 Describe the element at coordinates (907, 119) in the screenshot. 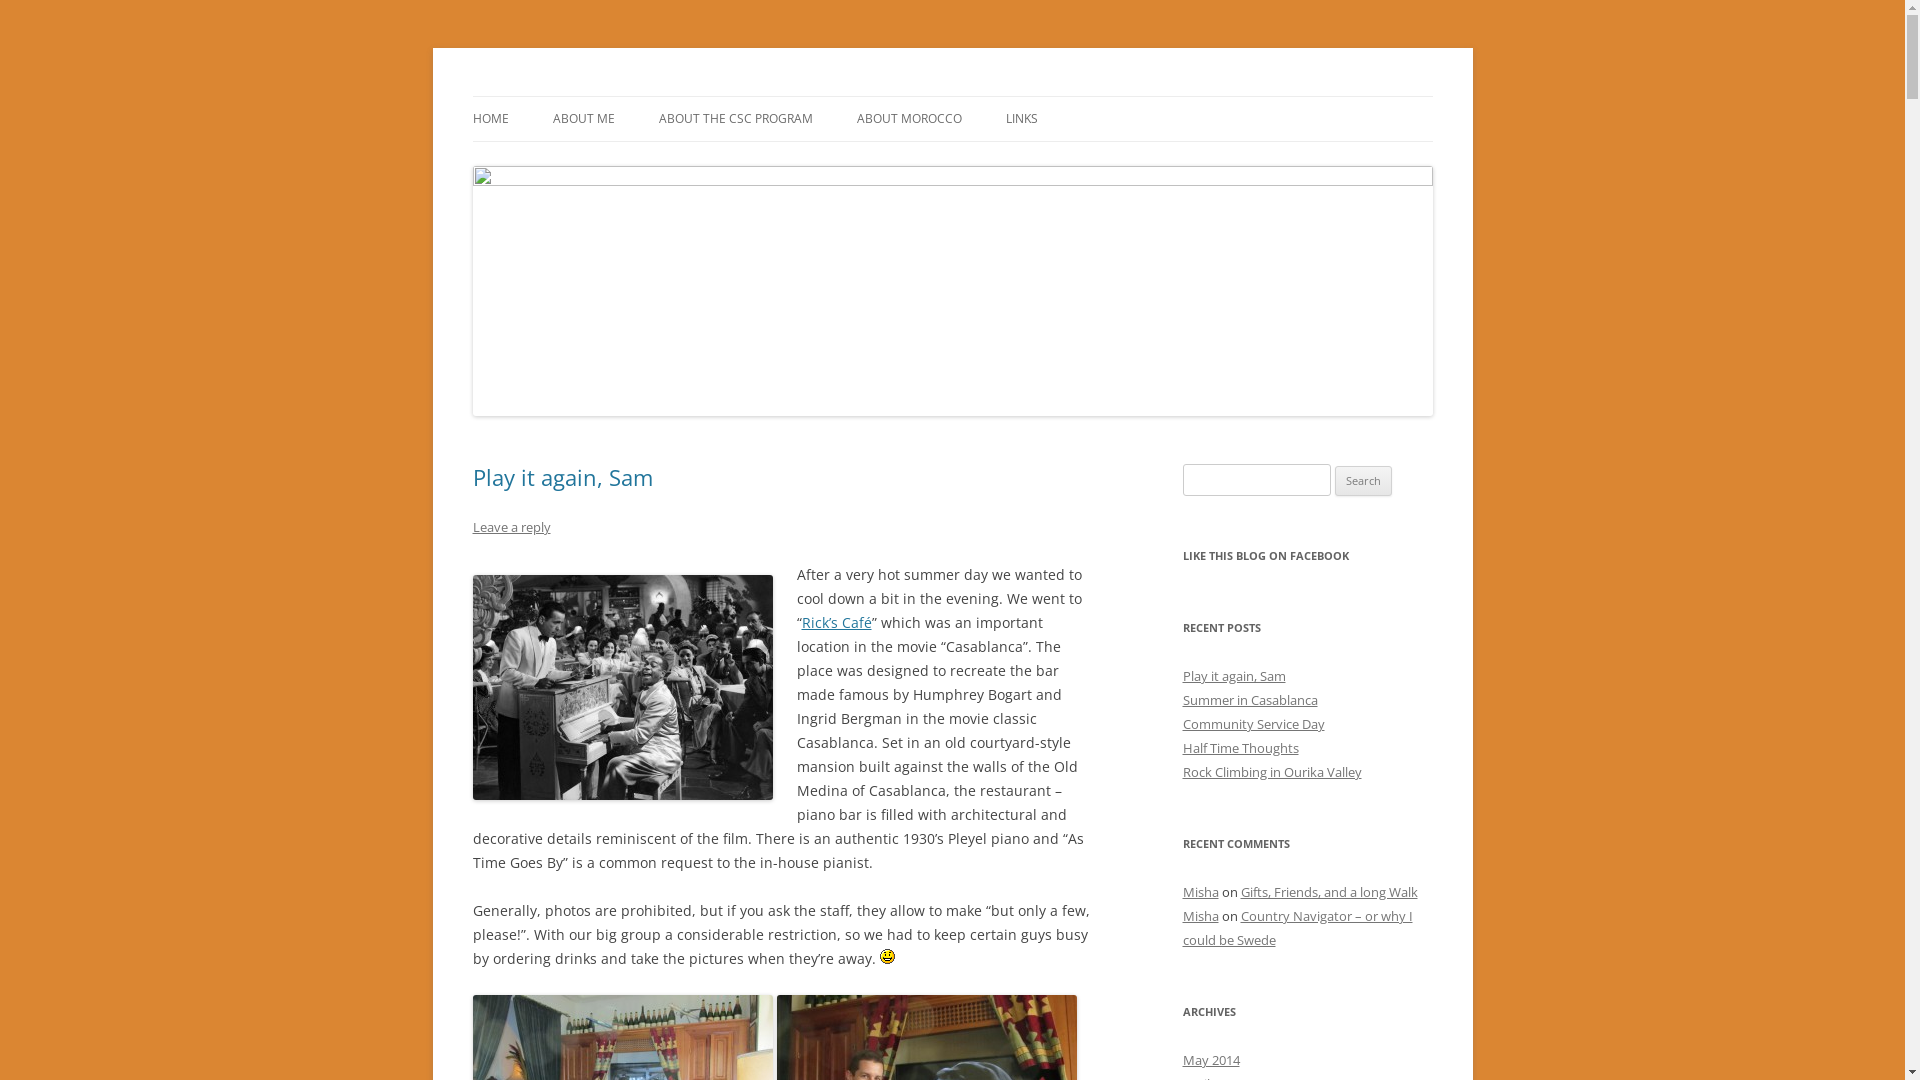

I see `'ABOUT MOROCCO'` at that location.